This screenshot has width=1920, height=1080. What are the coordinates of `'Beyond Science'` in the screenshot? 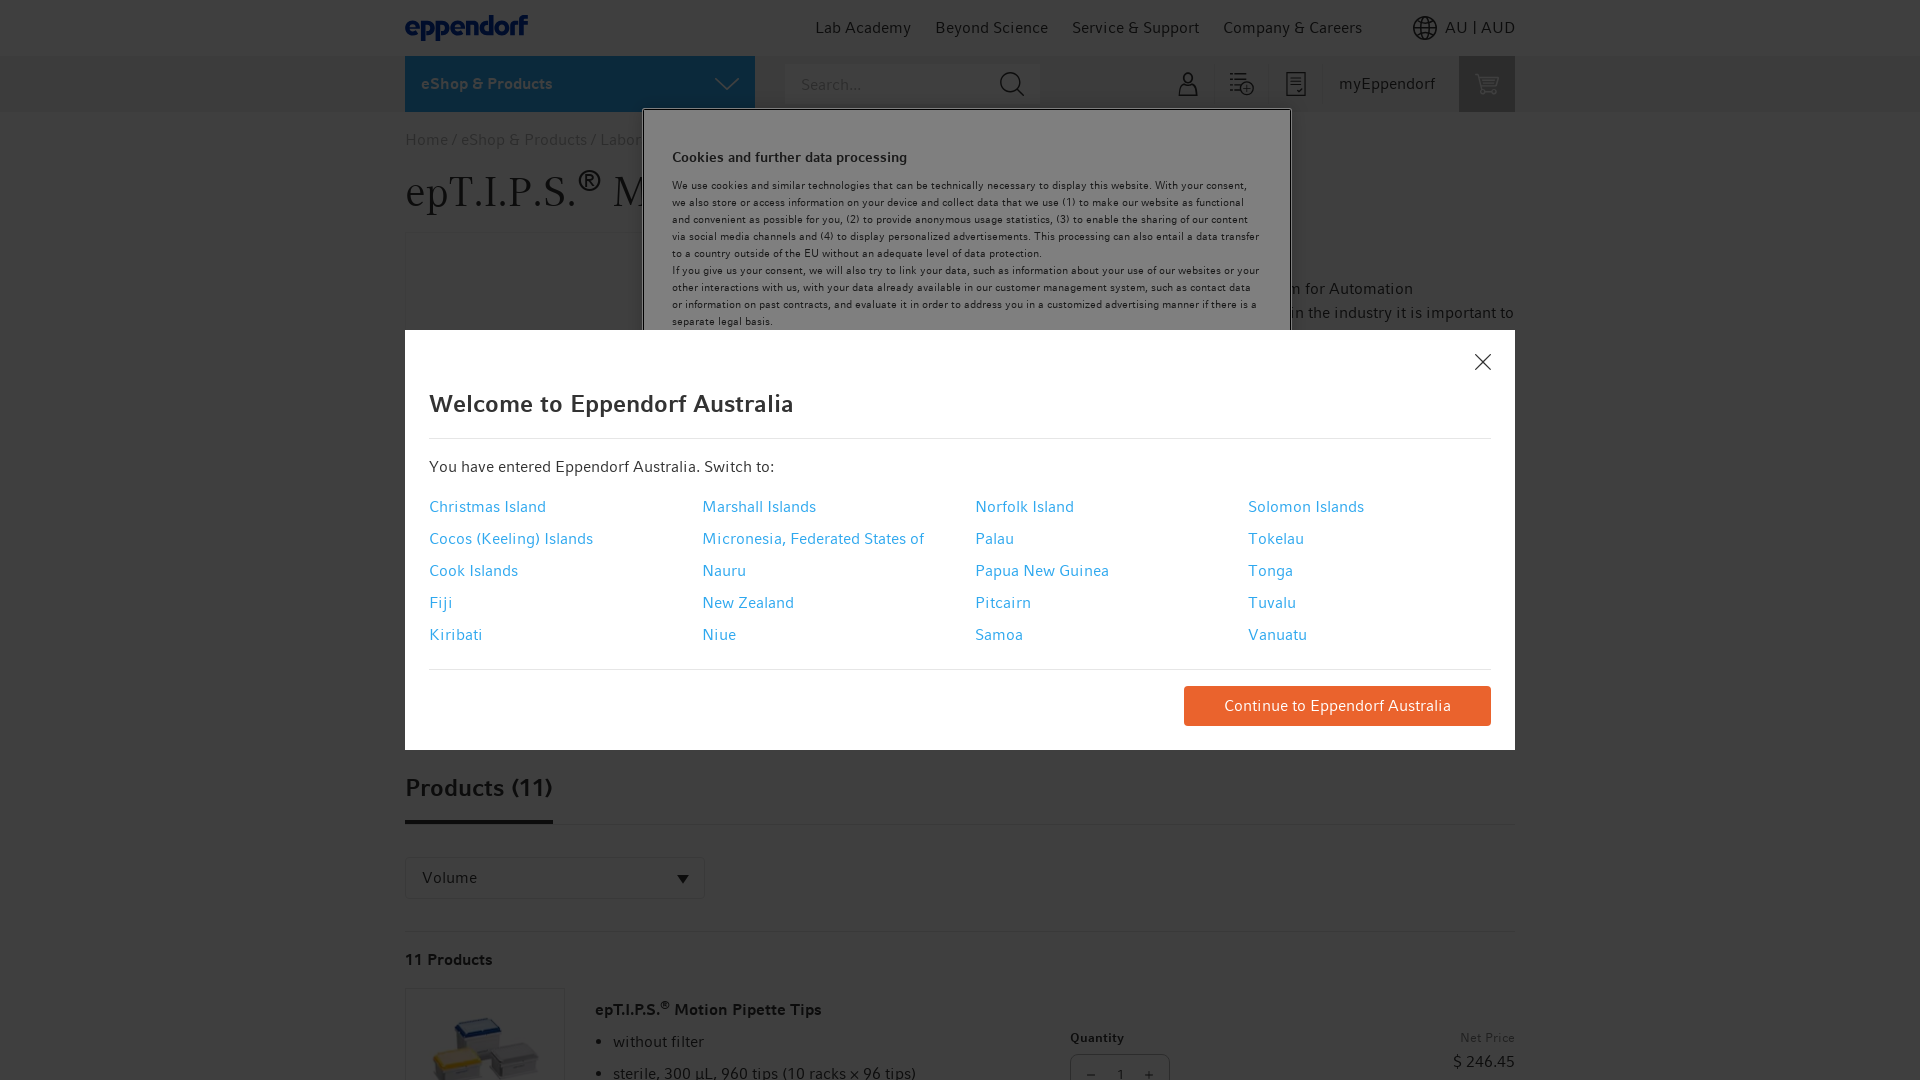 It's located at (991, 27).